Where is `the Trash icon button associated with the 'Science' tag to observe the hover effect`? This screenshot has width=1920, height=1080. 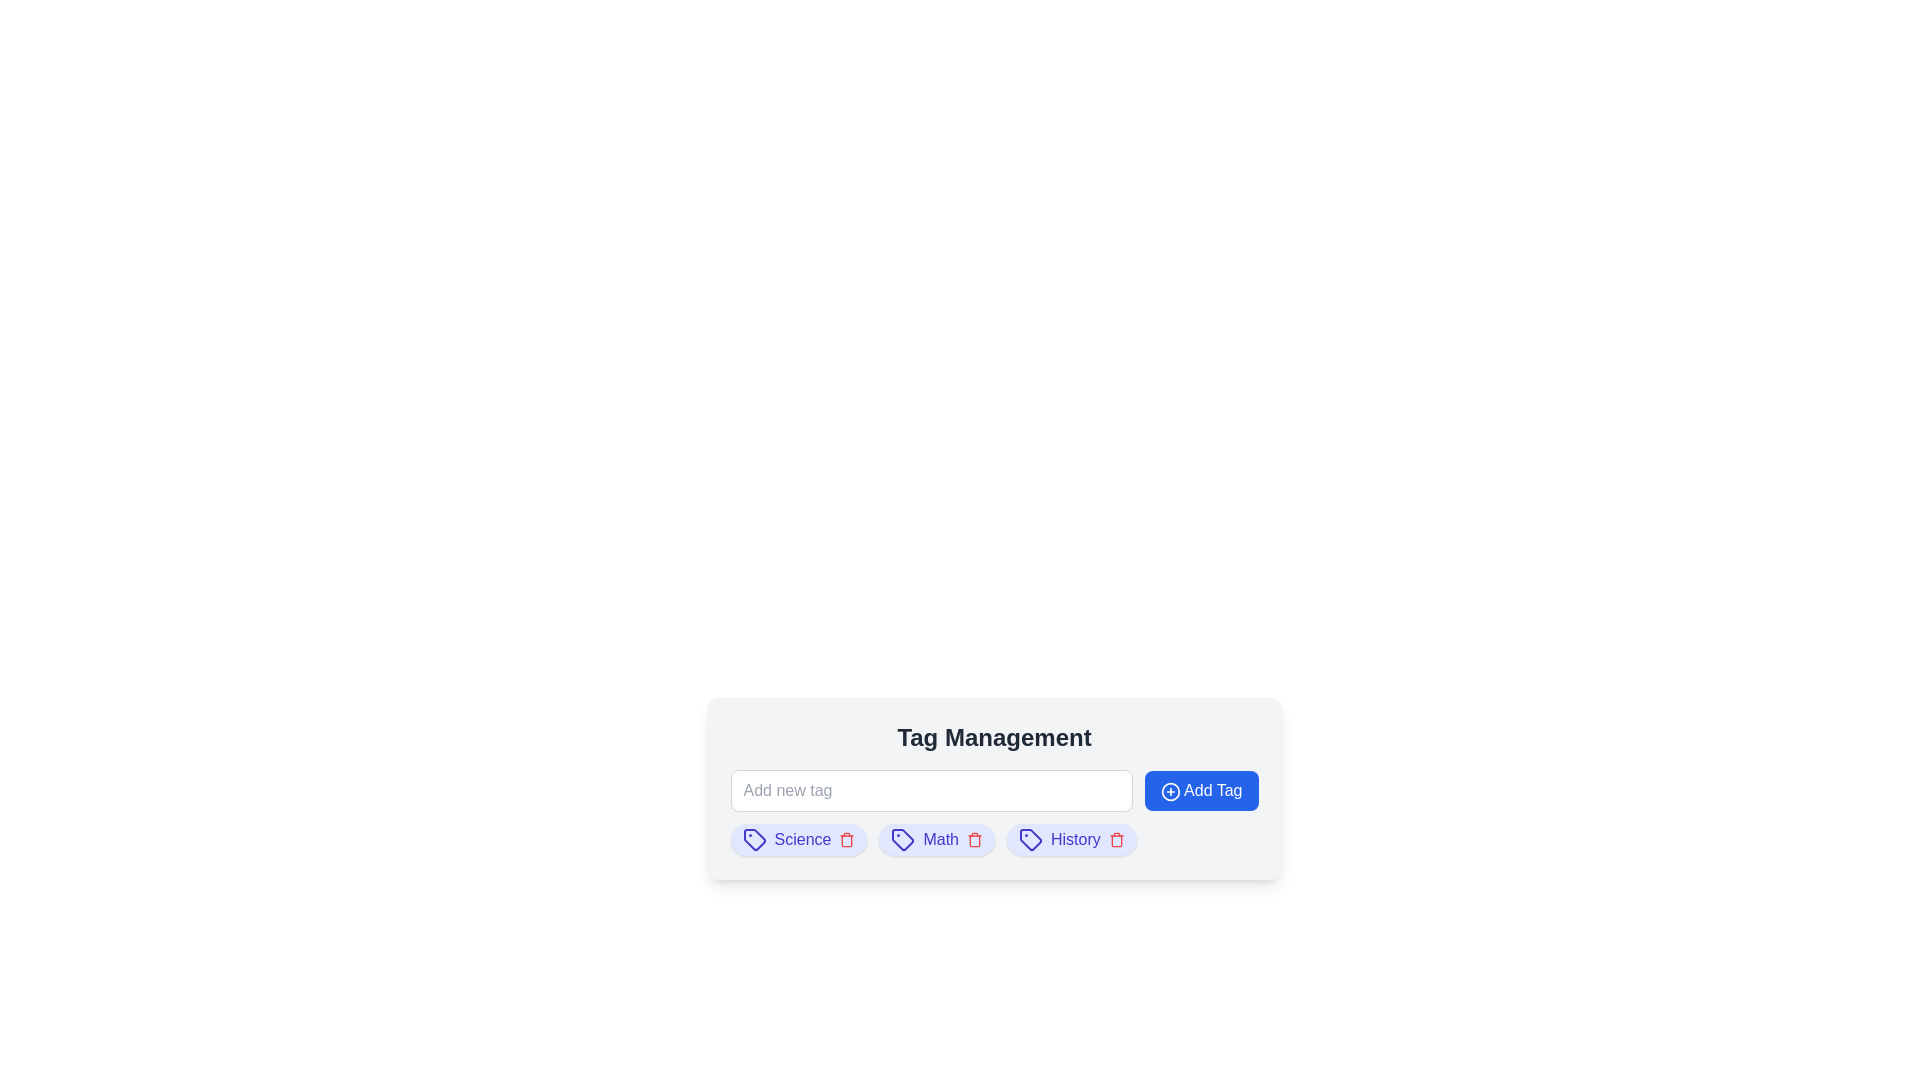 the Trash icon button associated with the 'Science' tag to observe the hover effect is located at coordinates (847, 840).